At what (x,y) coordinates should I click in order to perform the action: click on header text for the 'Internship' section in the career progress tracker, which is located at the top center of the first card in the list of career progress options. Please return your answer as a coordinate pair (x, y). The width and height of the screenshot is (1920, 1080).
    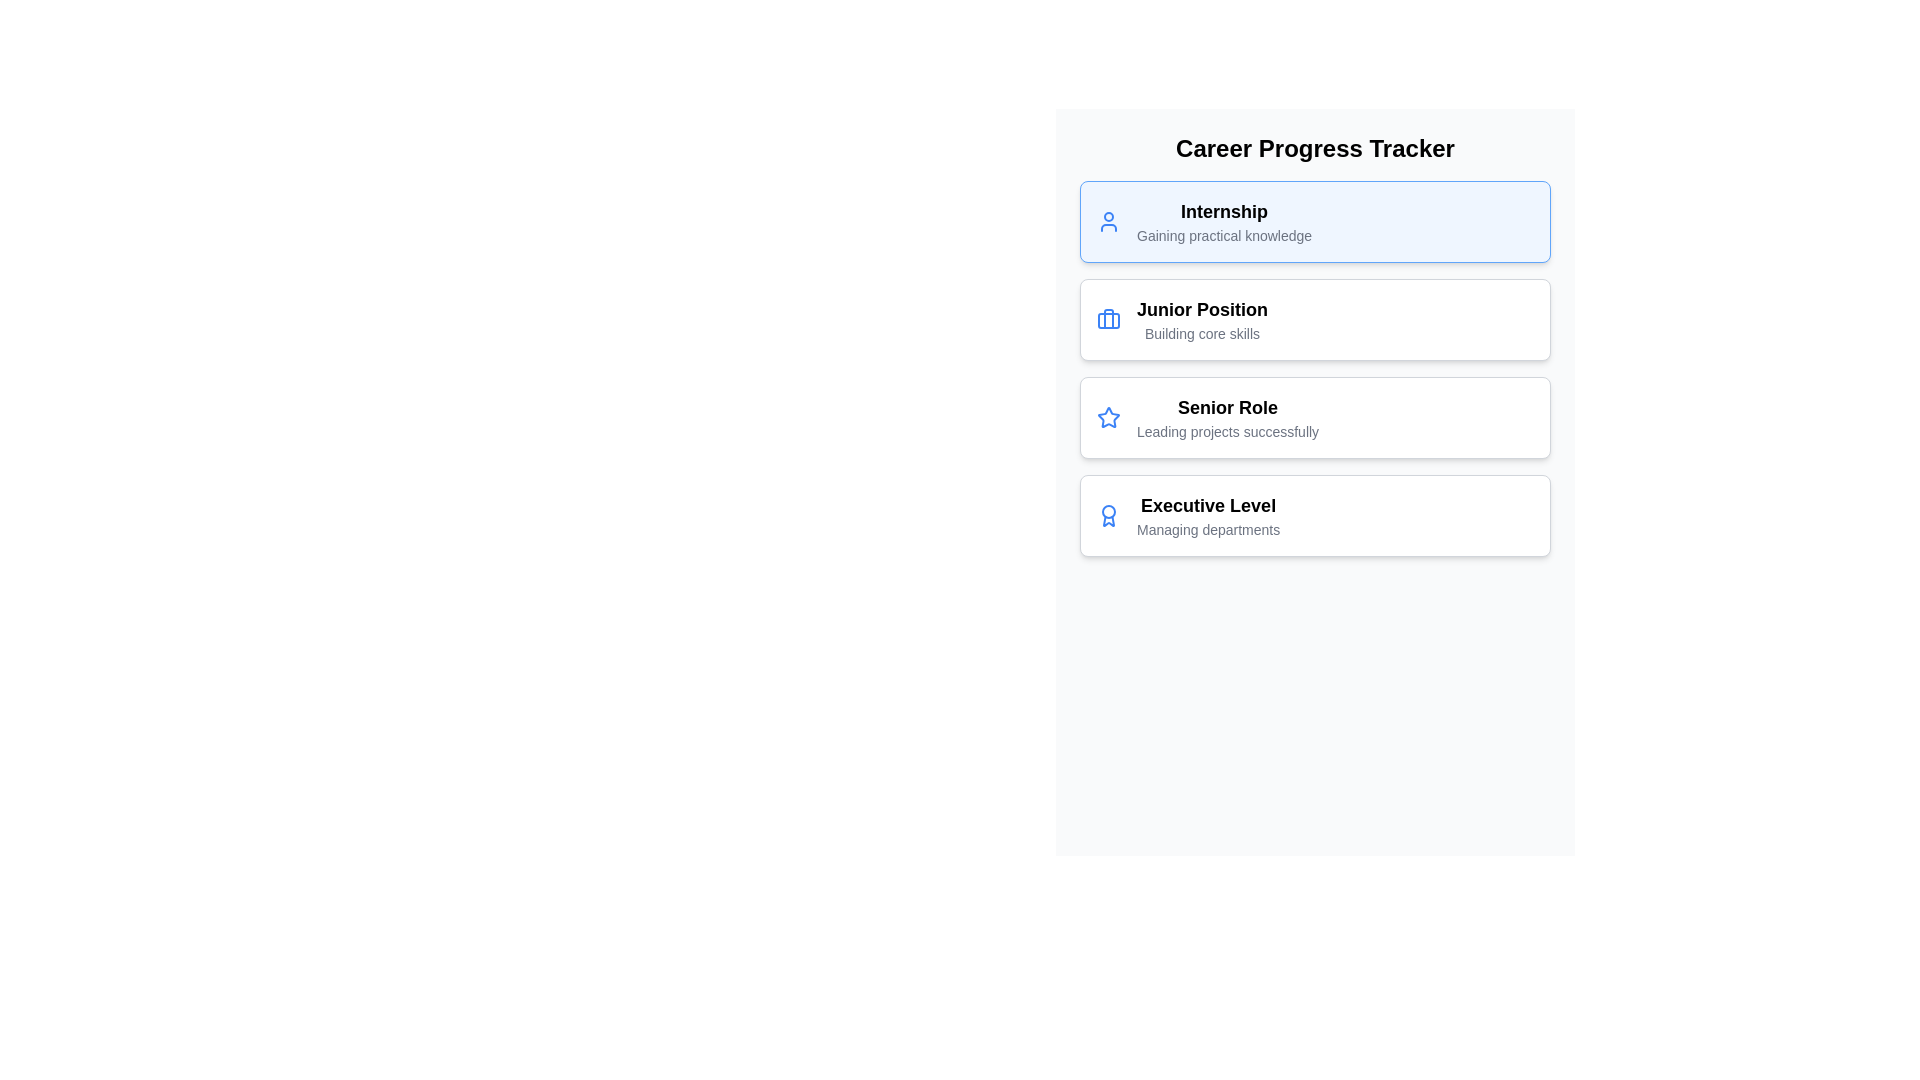
    Looking at the image, I should click on (1223, 212).